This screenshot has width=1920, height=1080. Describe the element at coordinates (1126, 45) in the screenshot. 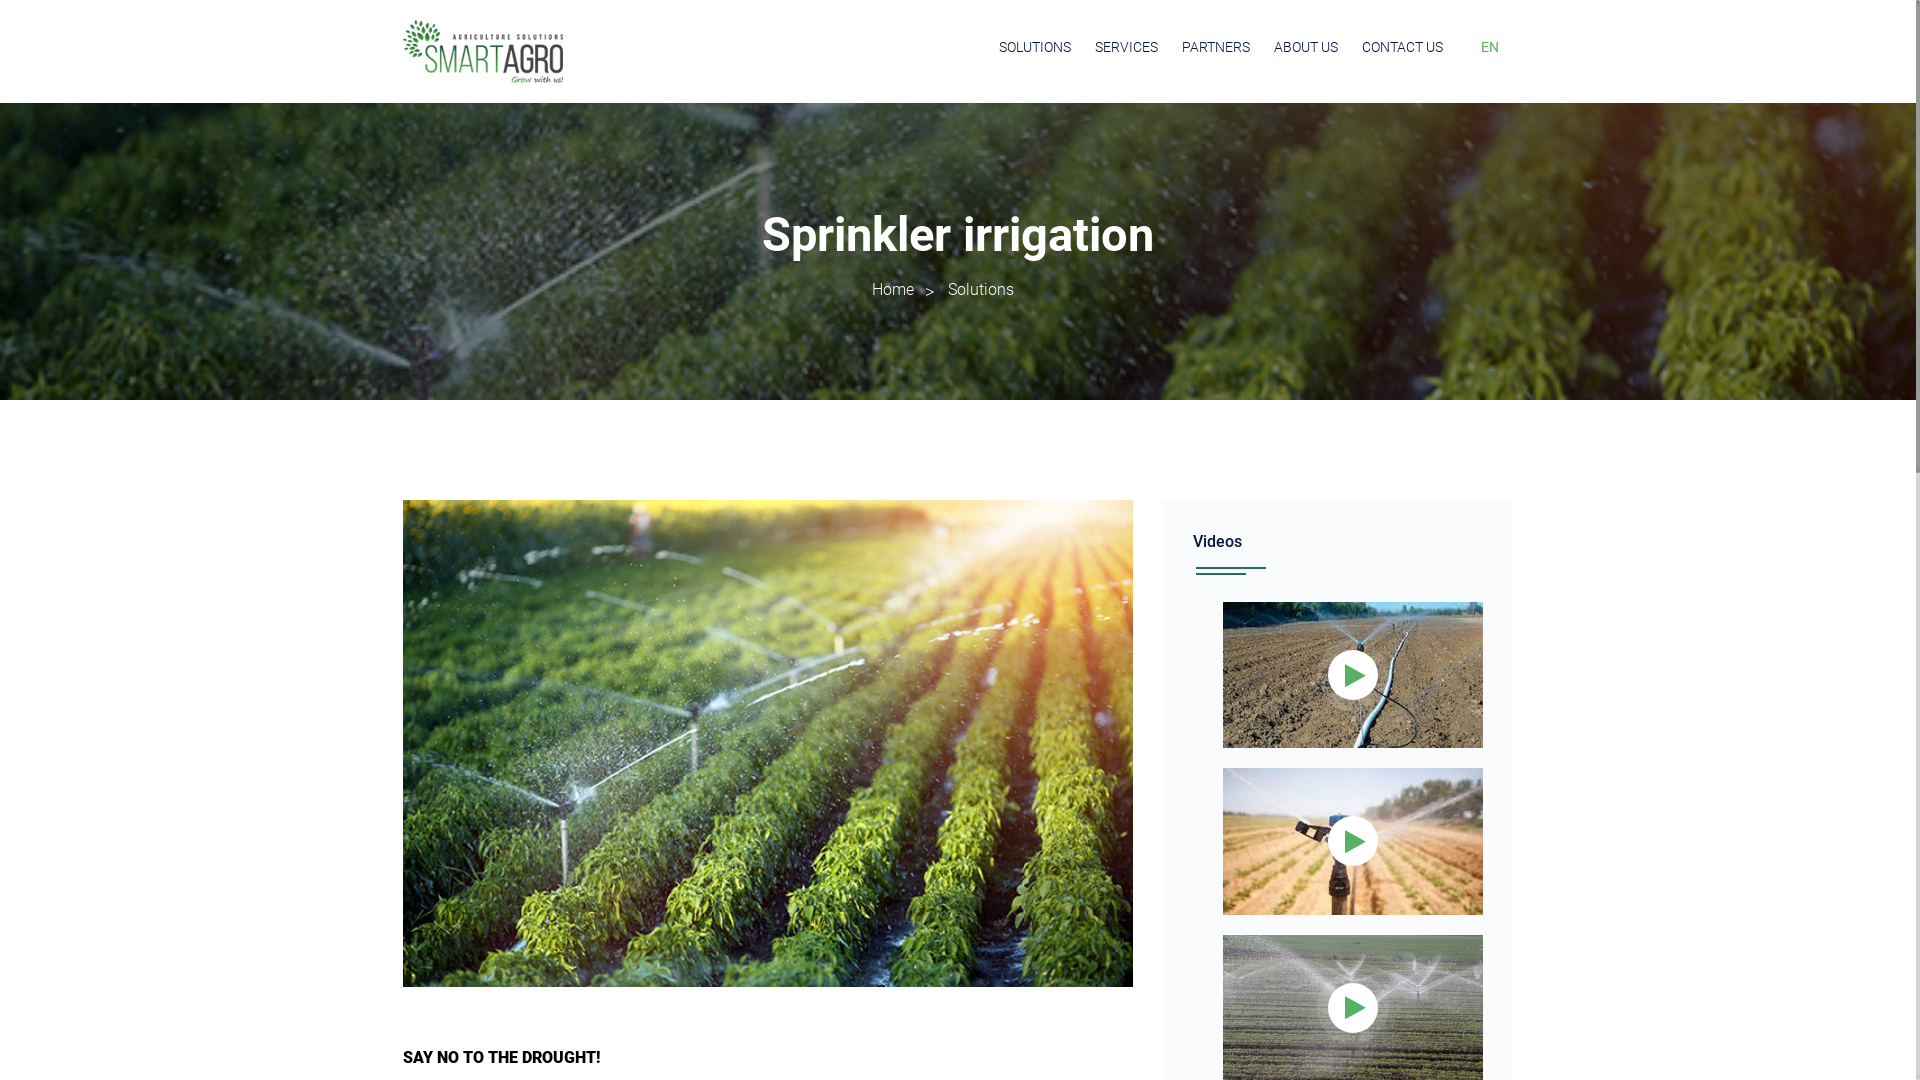

I see `'SERVICES'` at that location.